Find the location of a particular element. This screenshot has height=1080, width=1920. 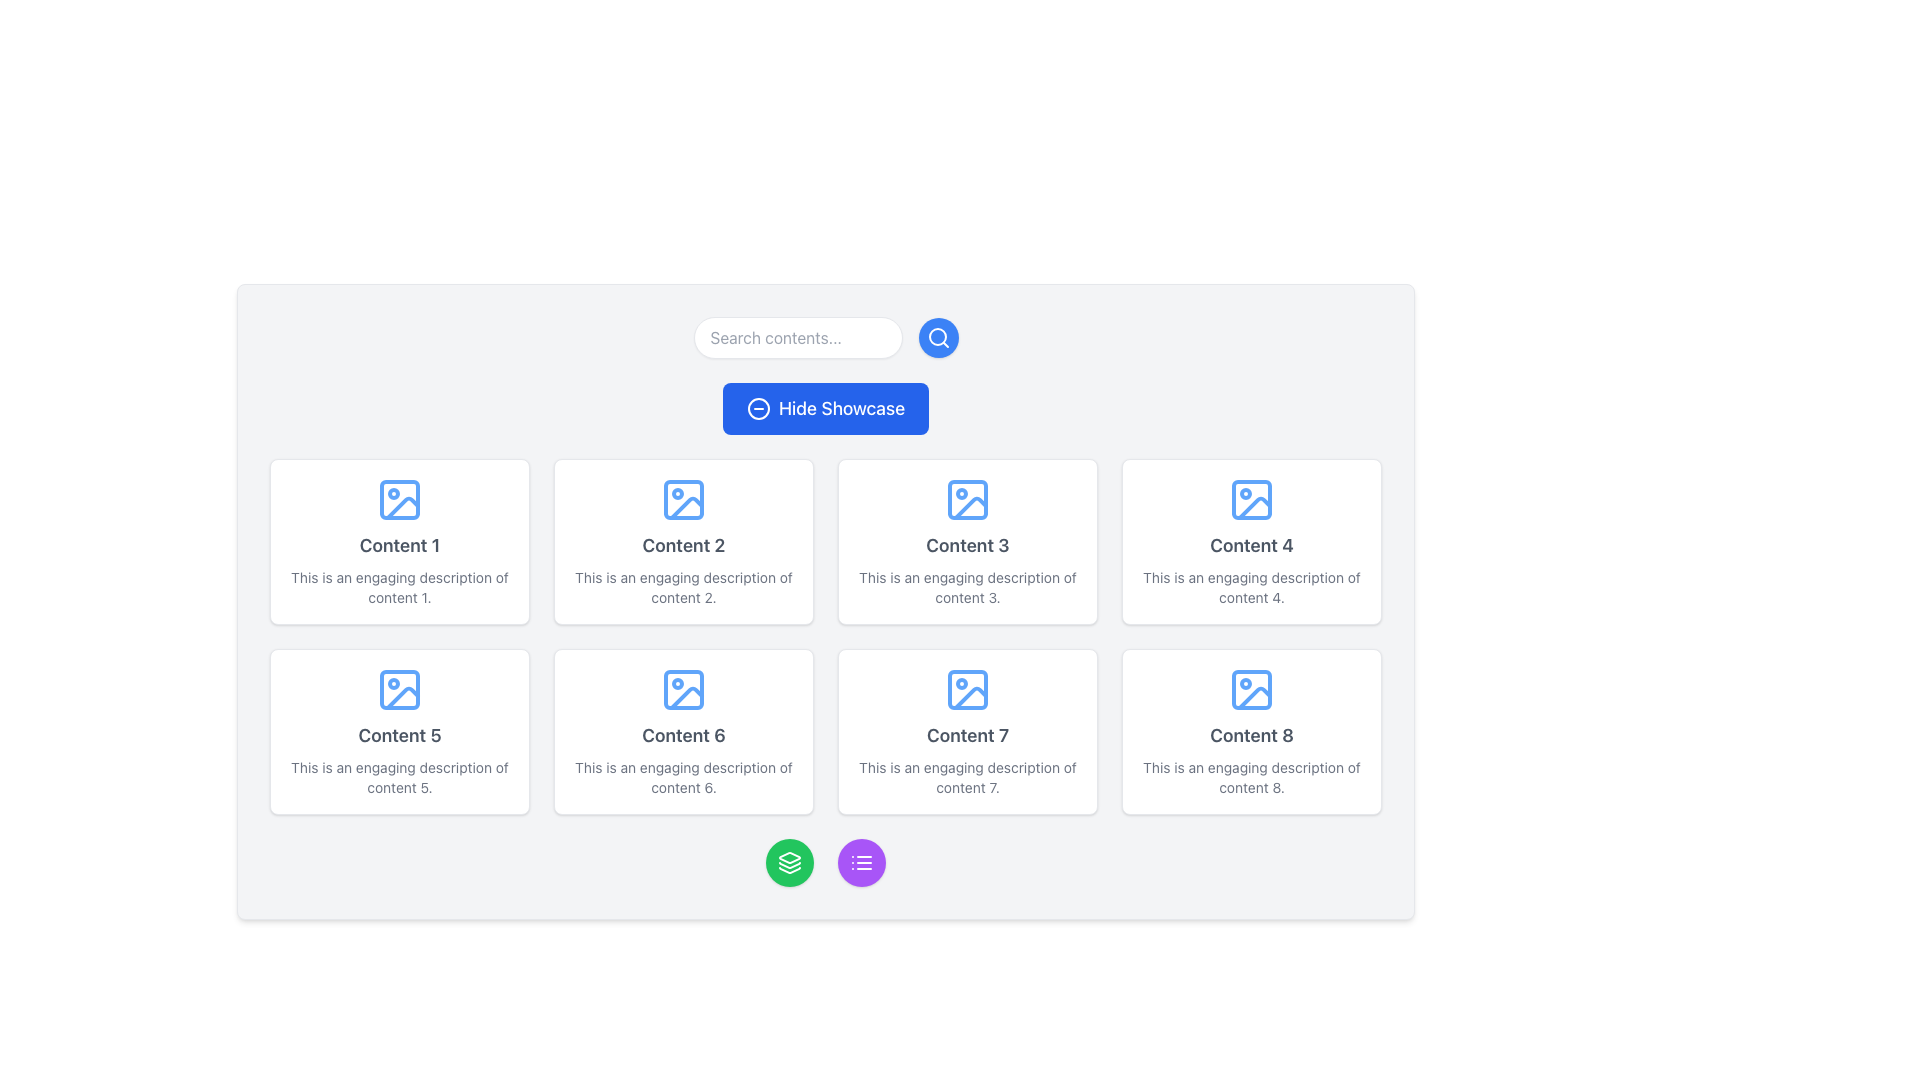

the static text label providing additional information about 'Content 7', located at the bottom section of the corresponding card is located at coordinates (968, 777).